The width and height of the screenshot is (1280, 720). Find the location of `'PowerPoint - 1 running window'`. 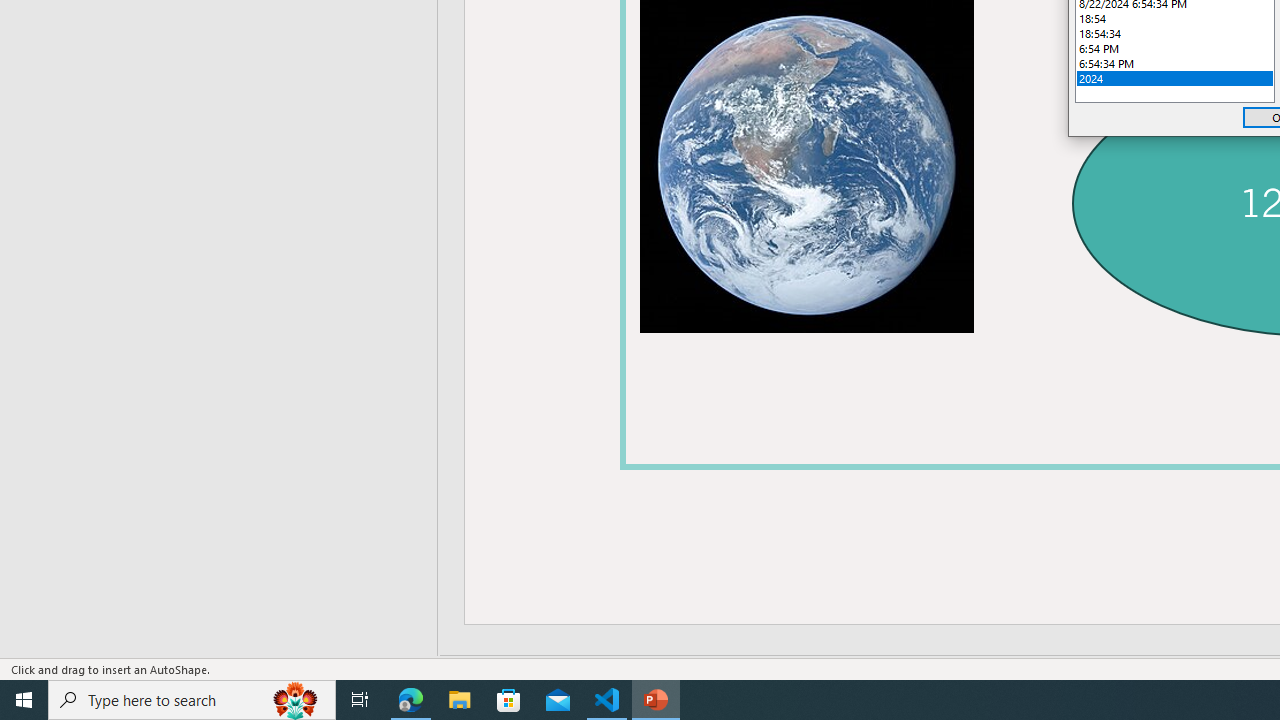

'PowerPoint - 1 running window' is located at coordinates (656, 698).